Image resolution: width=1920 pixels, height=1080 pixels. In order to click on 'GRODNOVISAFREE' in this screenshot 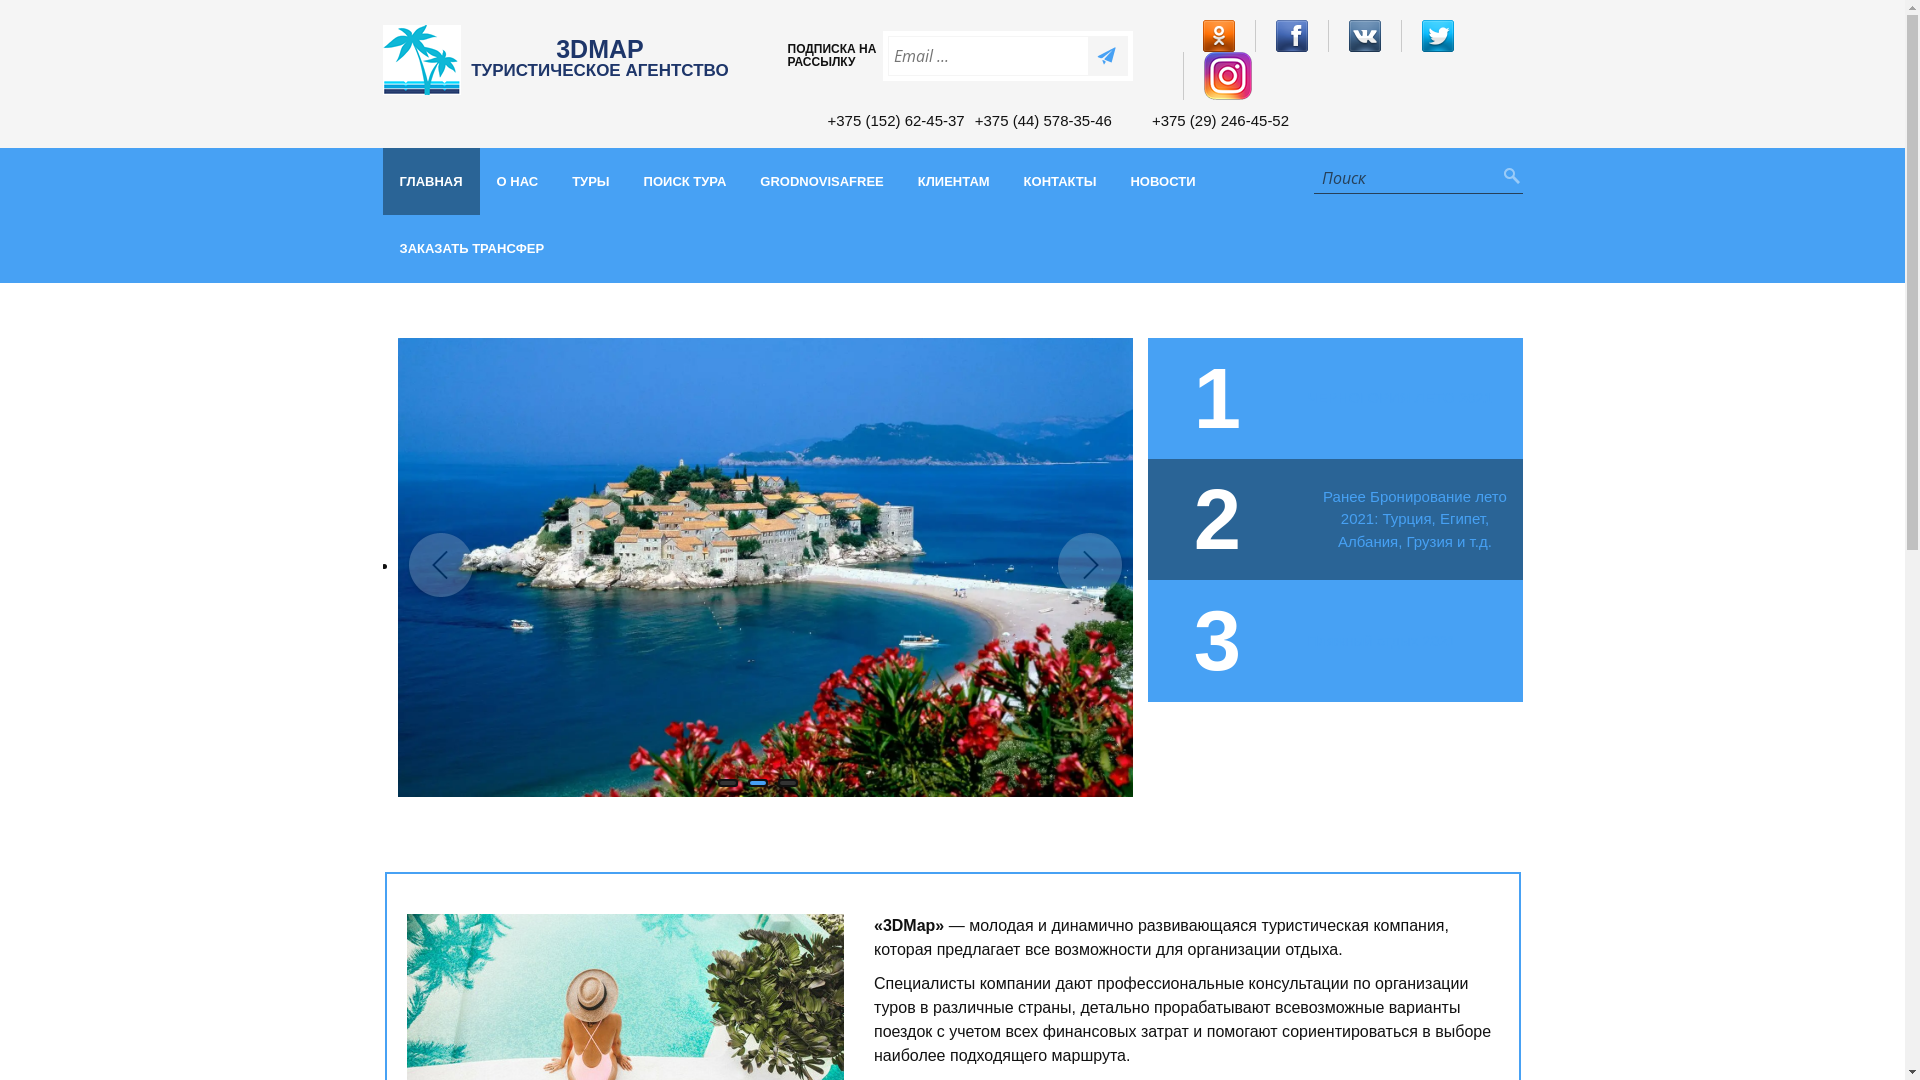, I will do `click(821, 181)`.